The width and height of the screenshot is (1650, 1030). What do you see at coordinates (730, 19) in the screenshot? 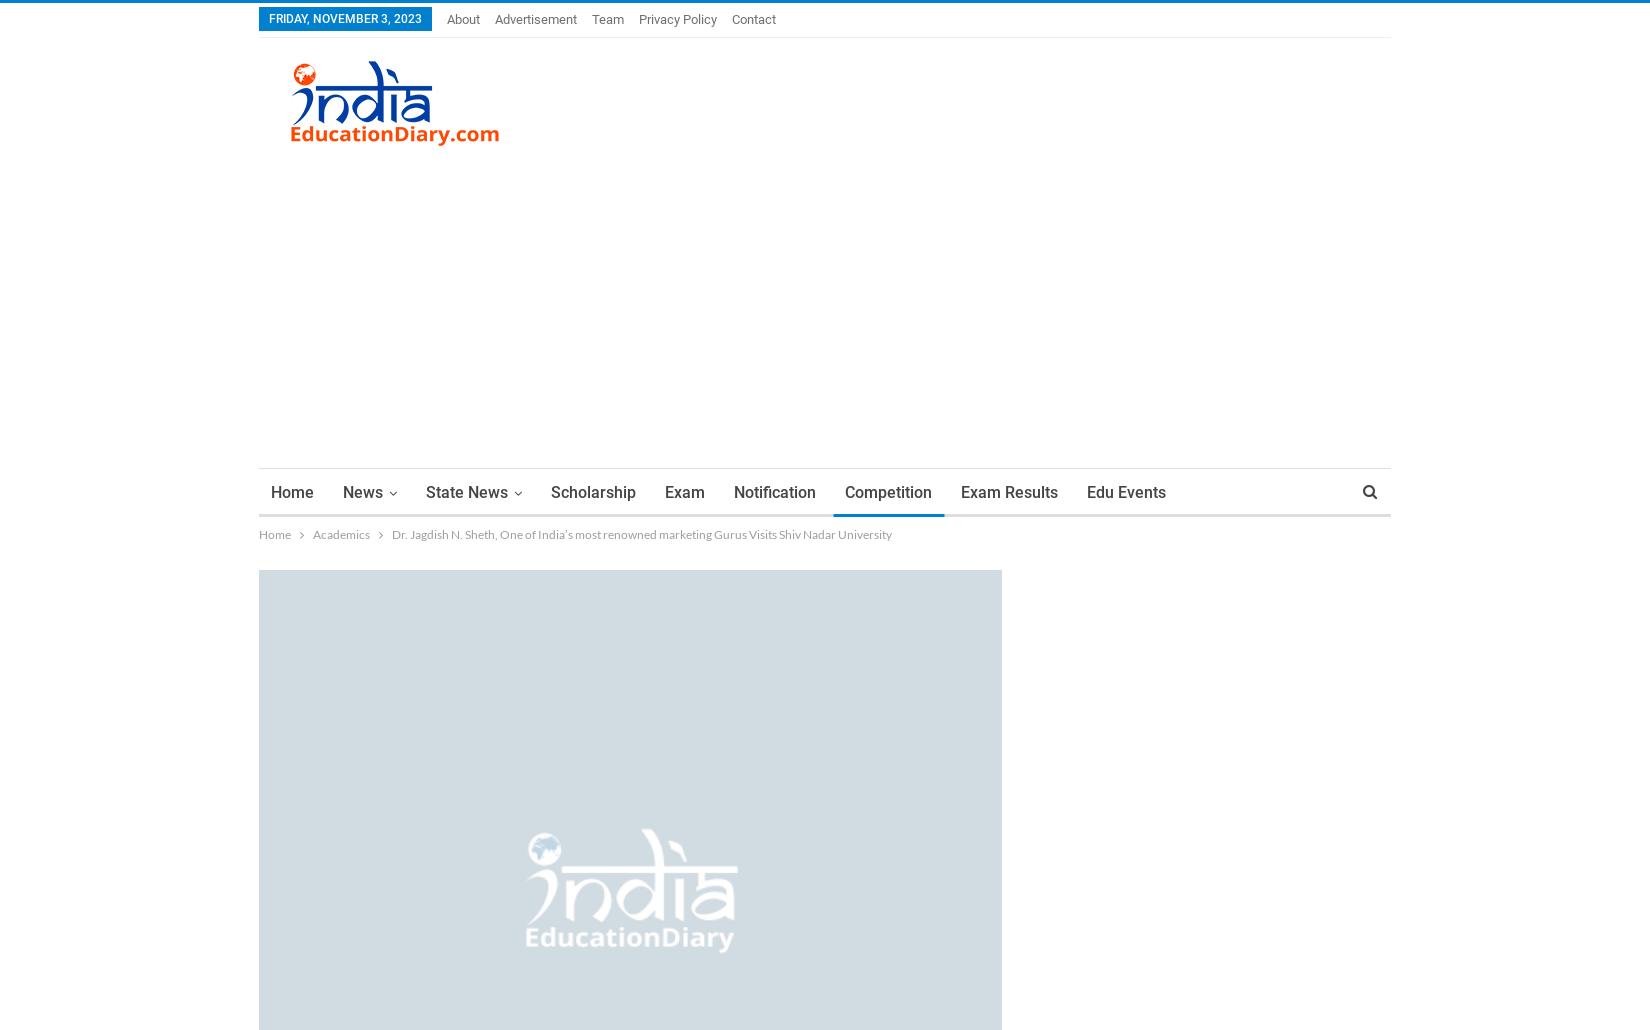
I see `'Contact'` at bounding box center [730, 19].